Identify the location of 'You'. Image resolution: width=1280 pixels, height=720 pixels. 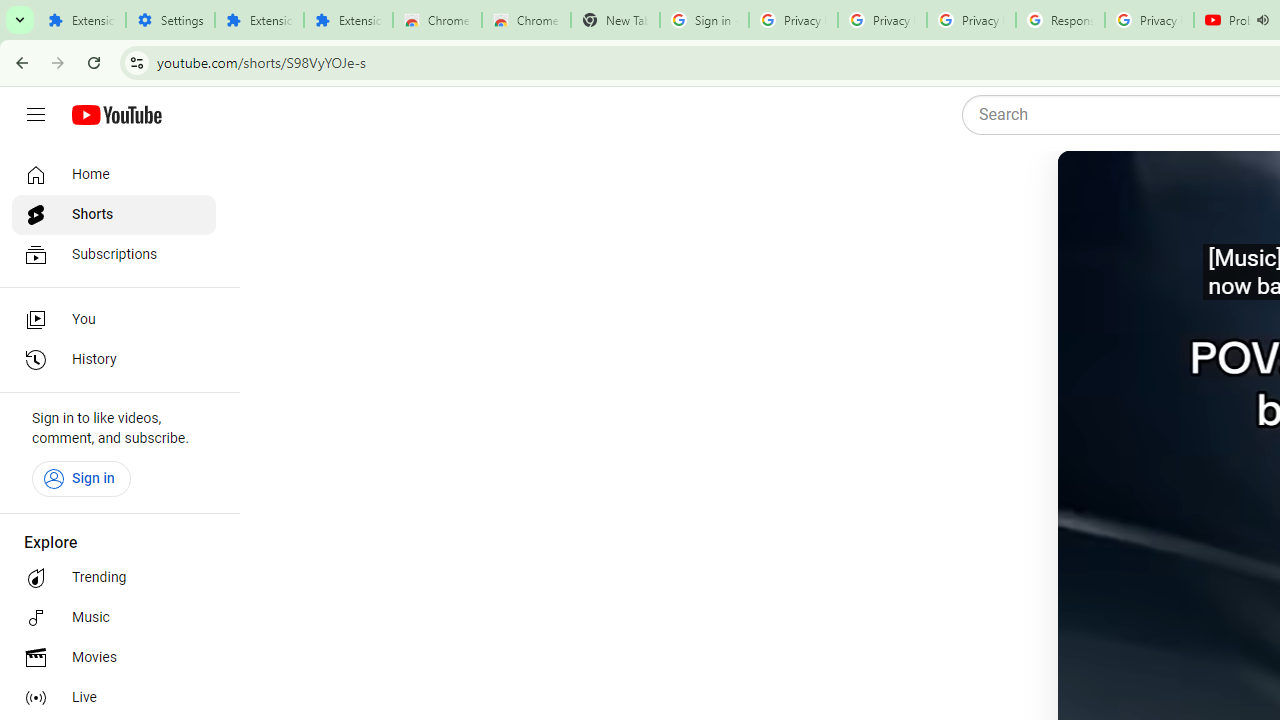
(112, 319).